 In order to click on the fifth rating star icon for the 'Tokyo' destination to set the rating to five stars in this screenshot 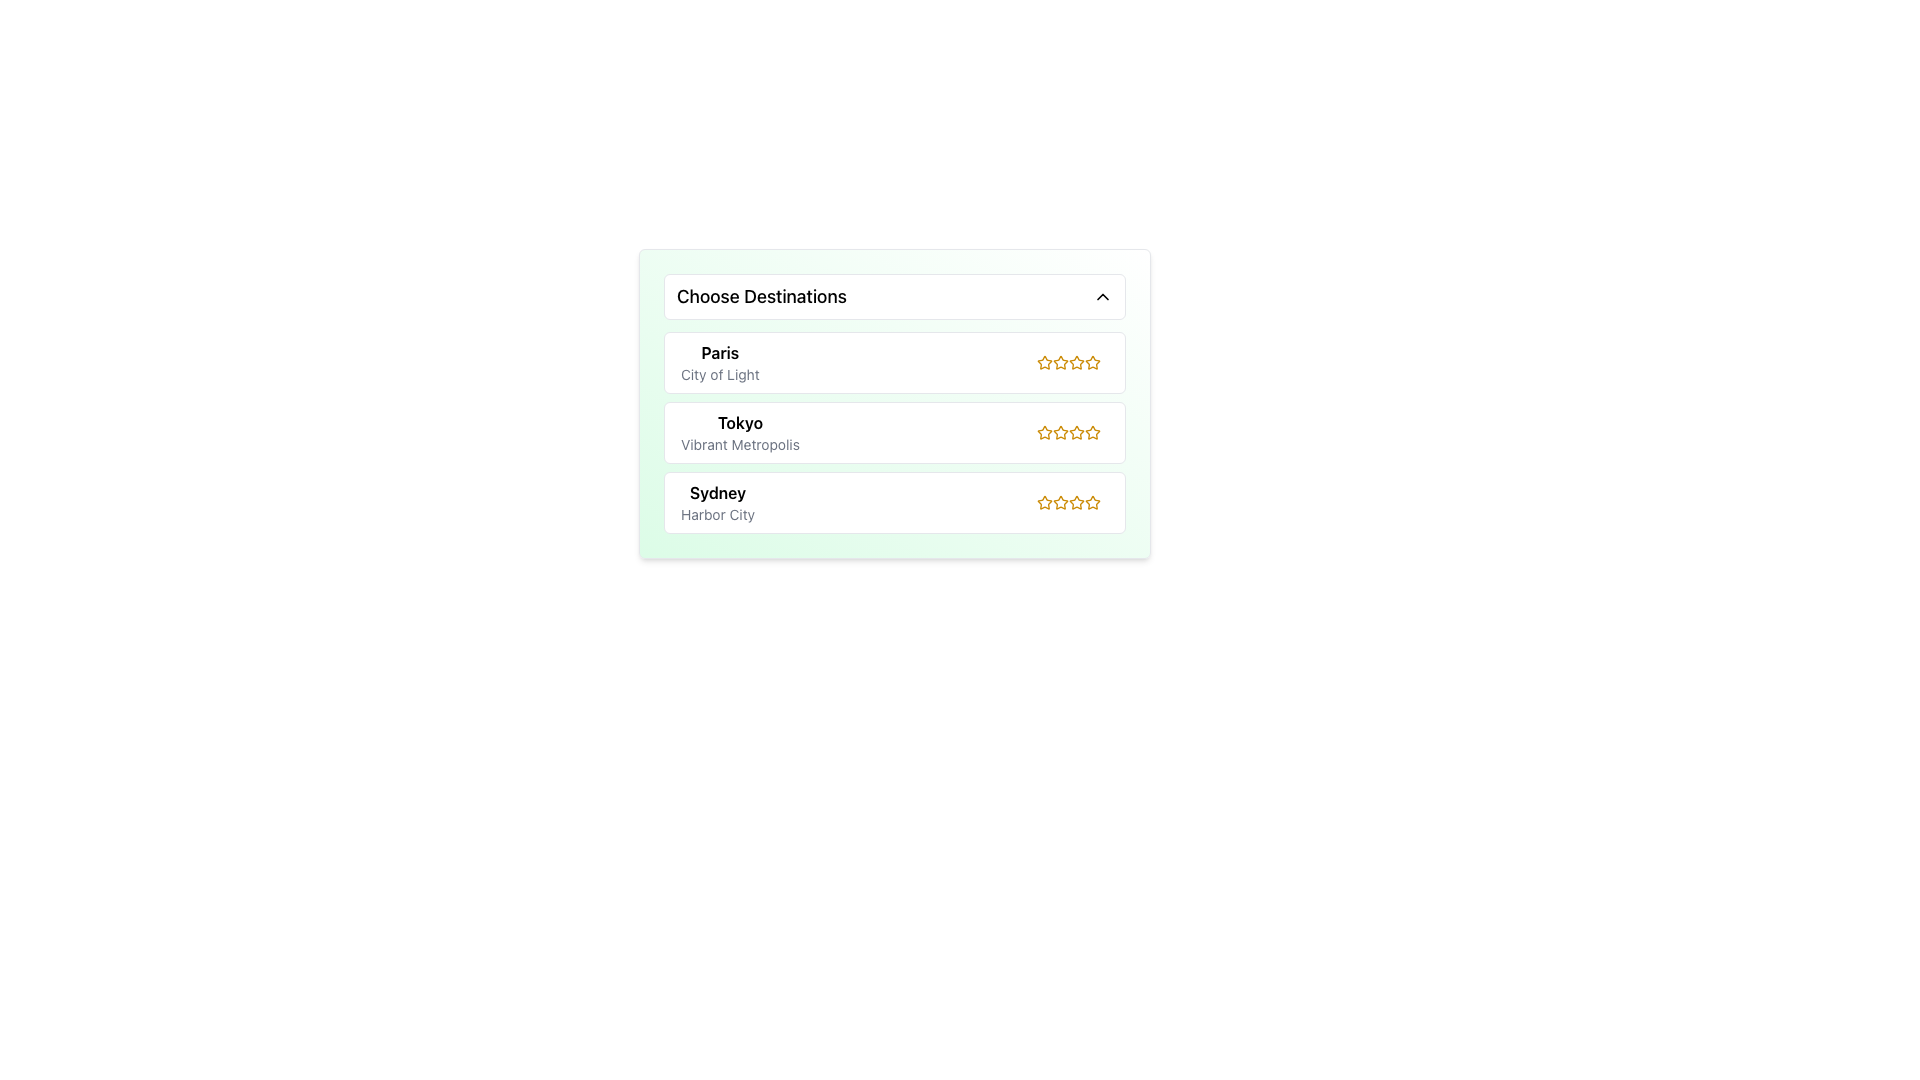, I will do `click(1092, 431)`.